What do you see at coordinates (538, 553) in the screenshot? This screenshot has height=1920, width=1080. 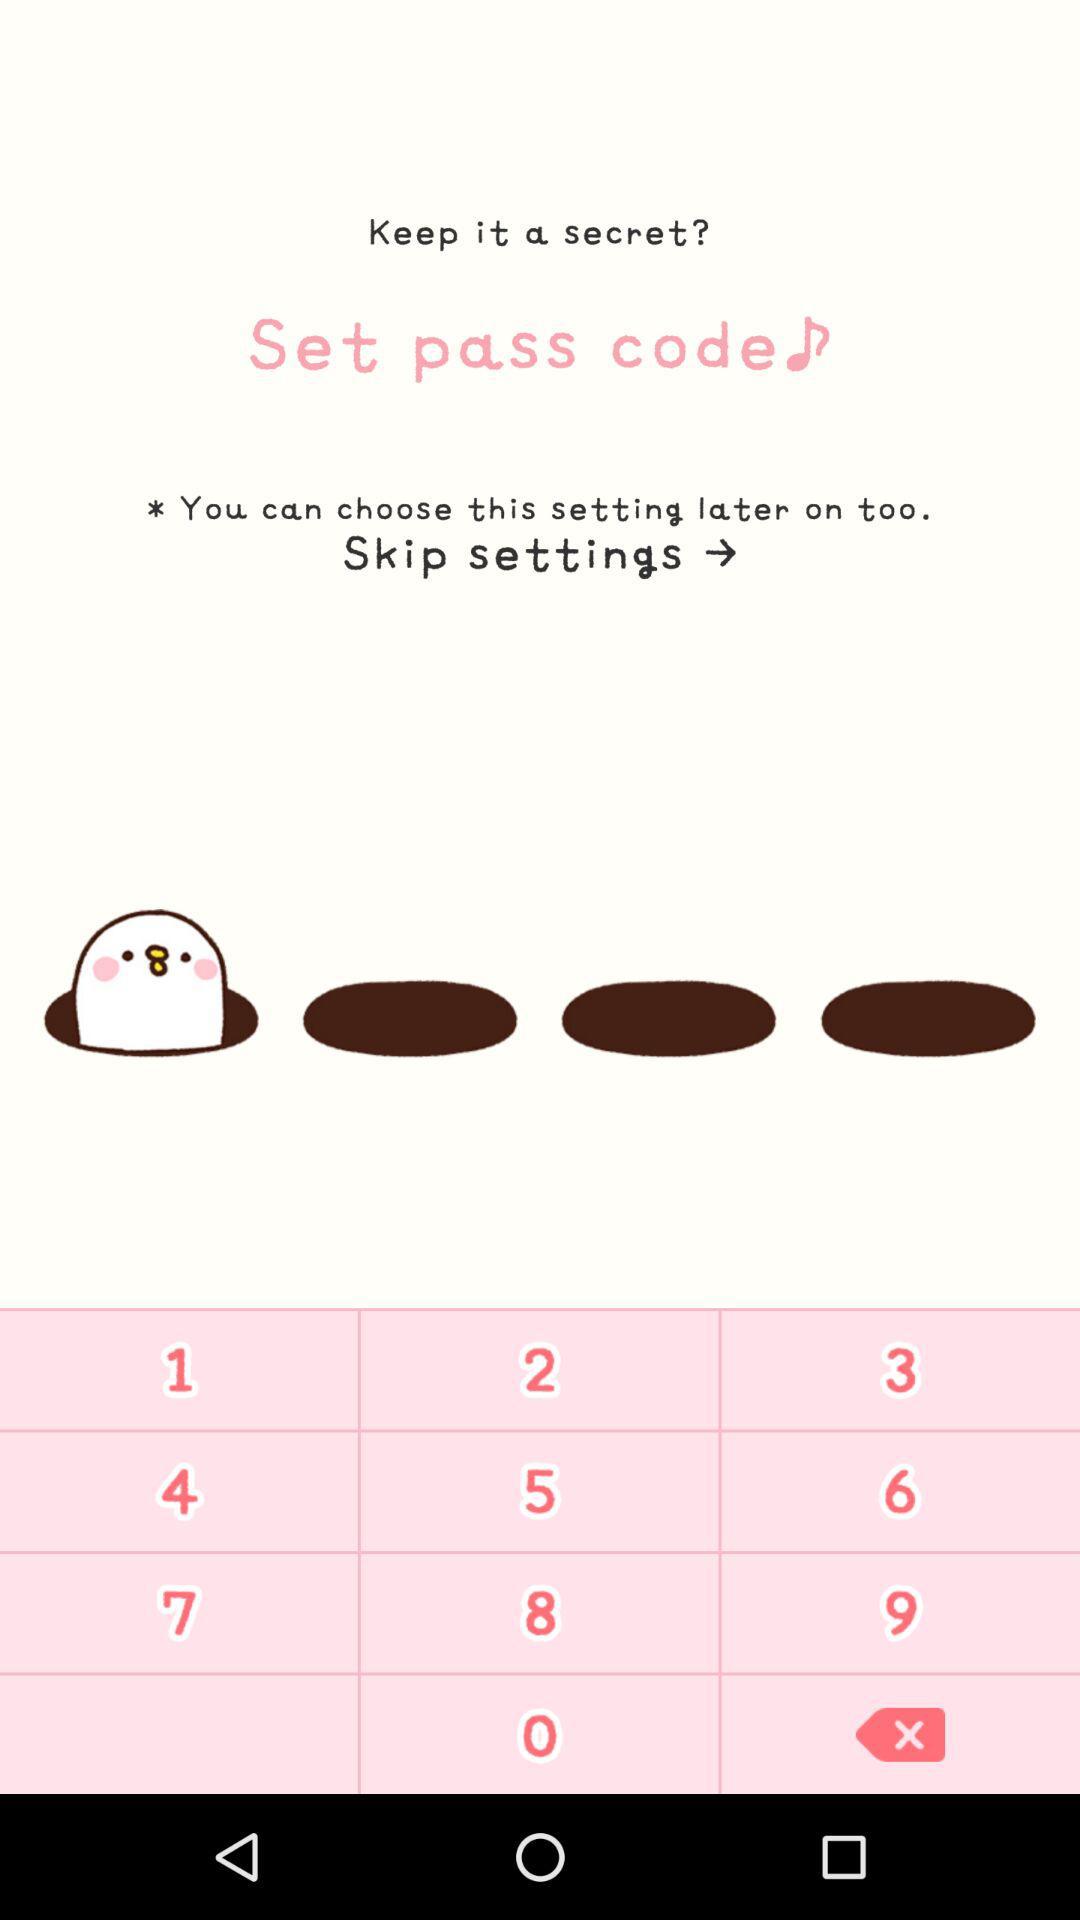 I see `item below you can choose item` at bounding box center [538, 553].